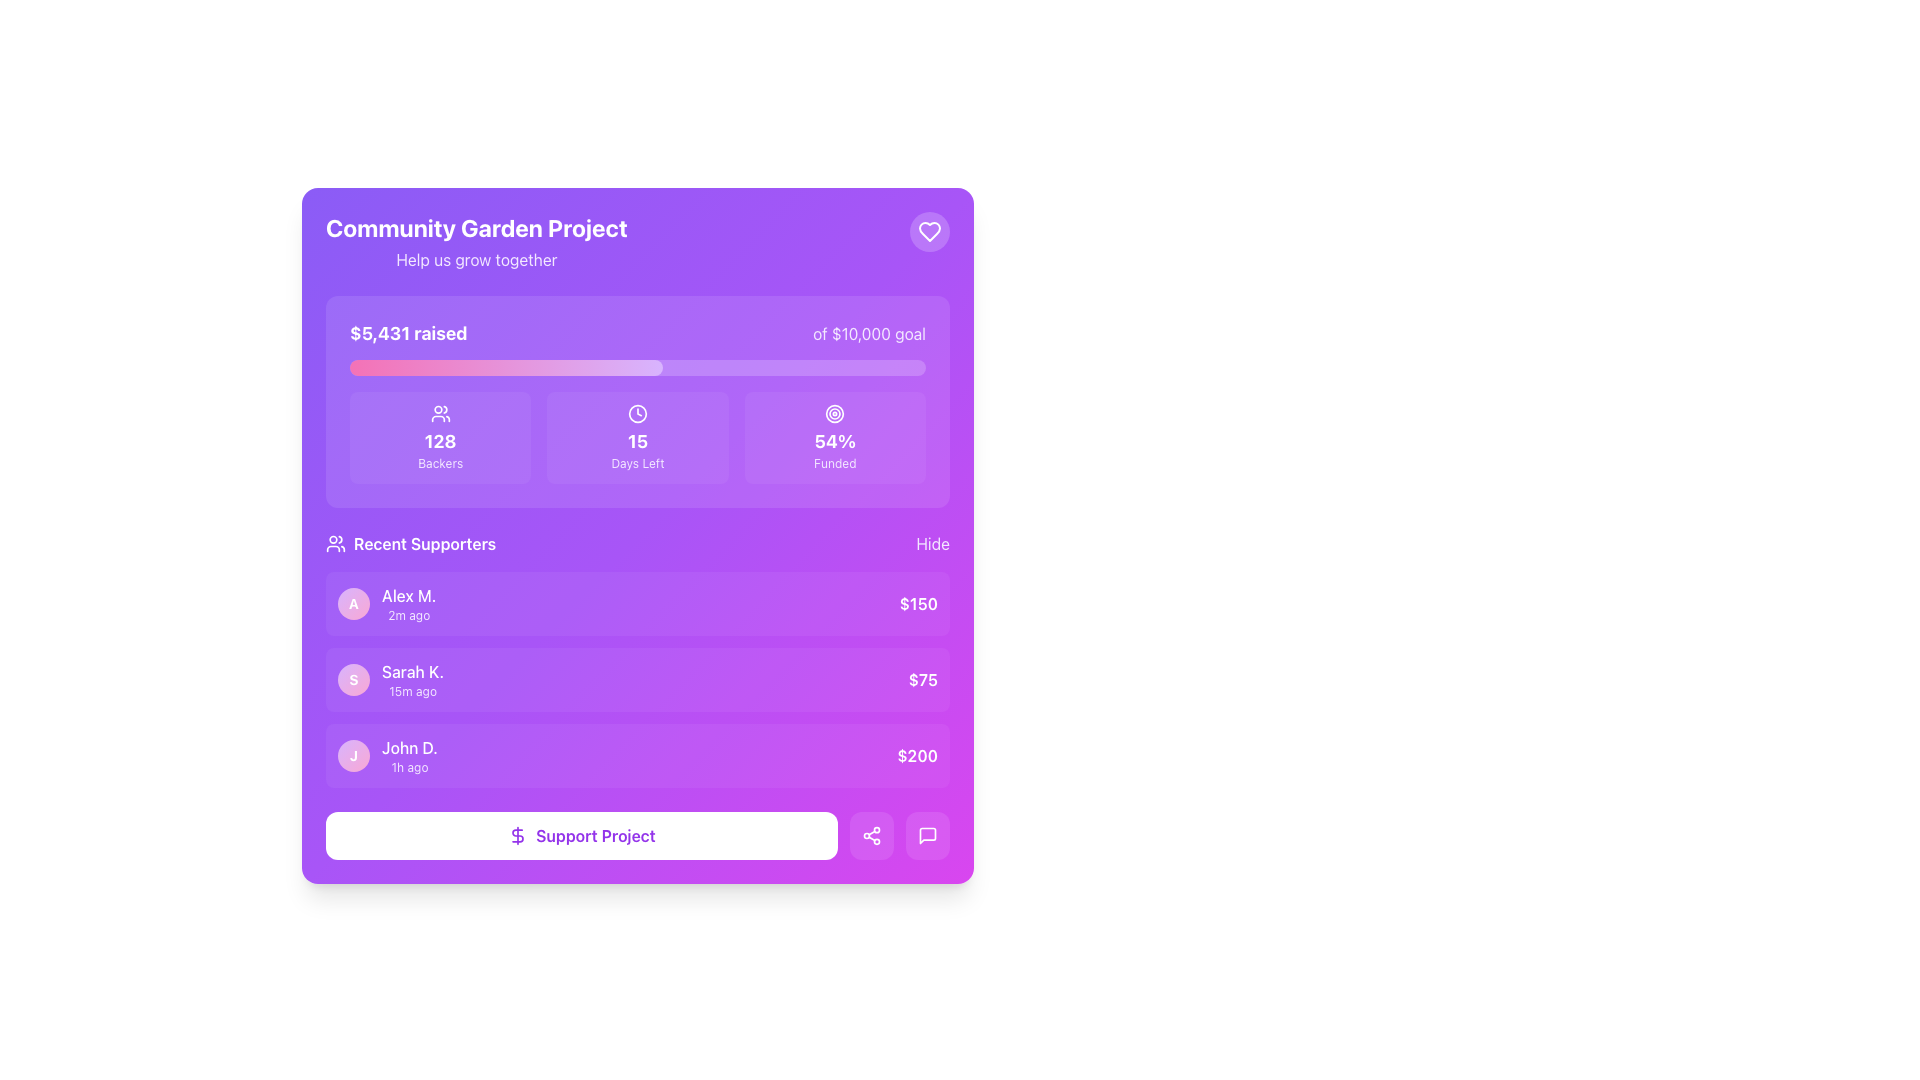 This screenshot has height=1080, width=1920. I want to click on the progress indicator representing the fundraising progress of '$5,431 raised of $10,000 goal', located near the top of the interface, beneath the fundraising text and above the statistics tiles, so click(506, 367).